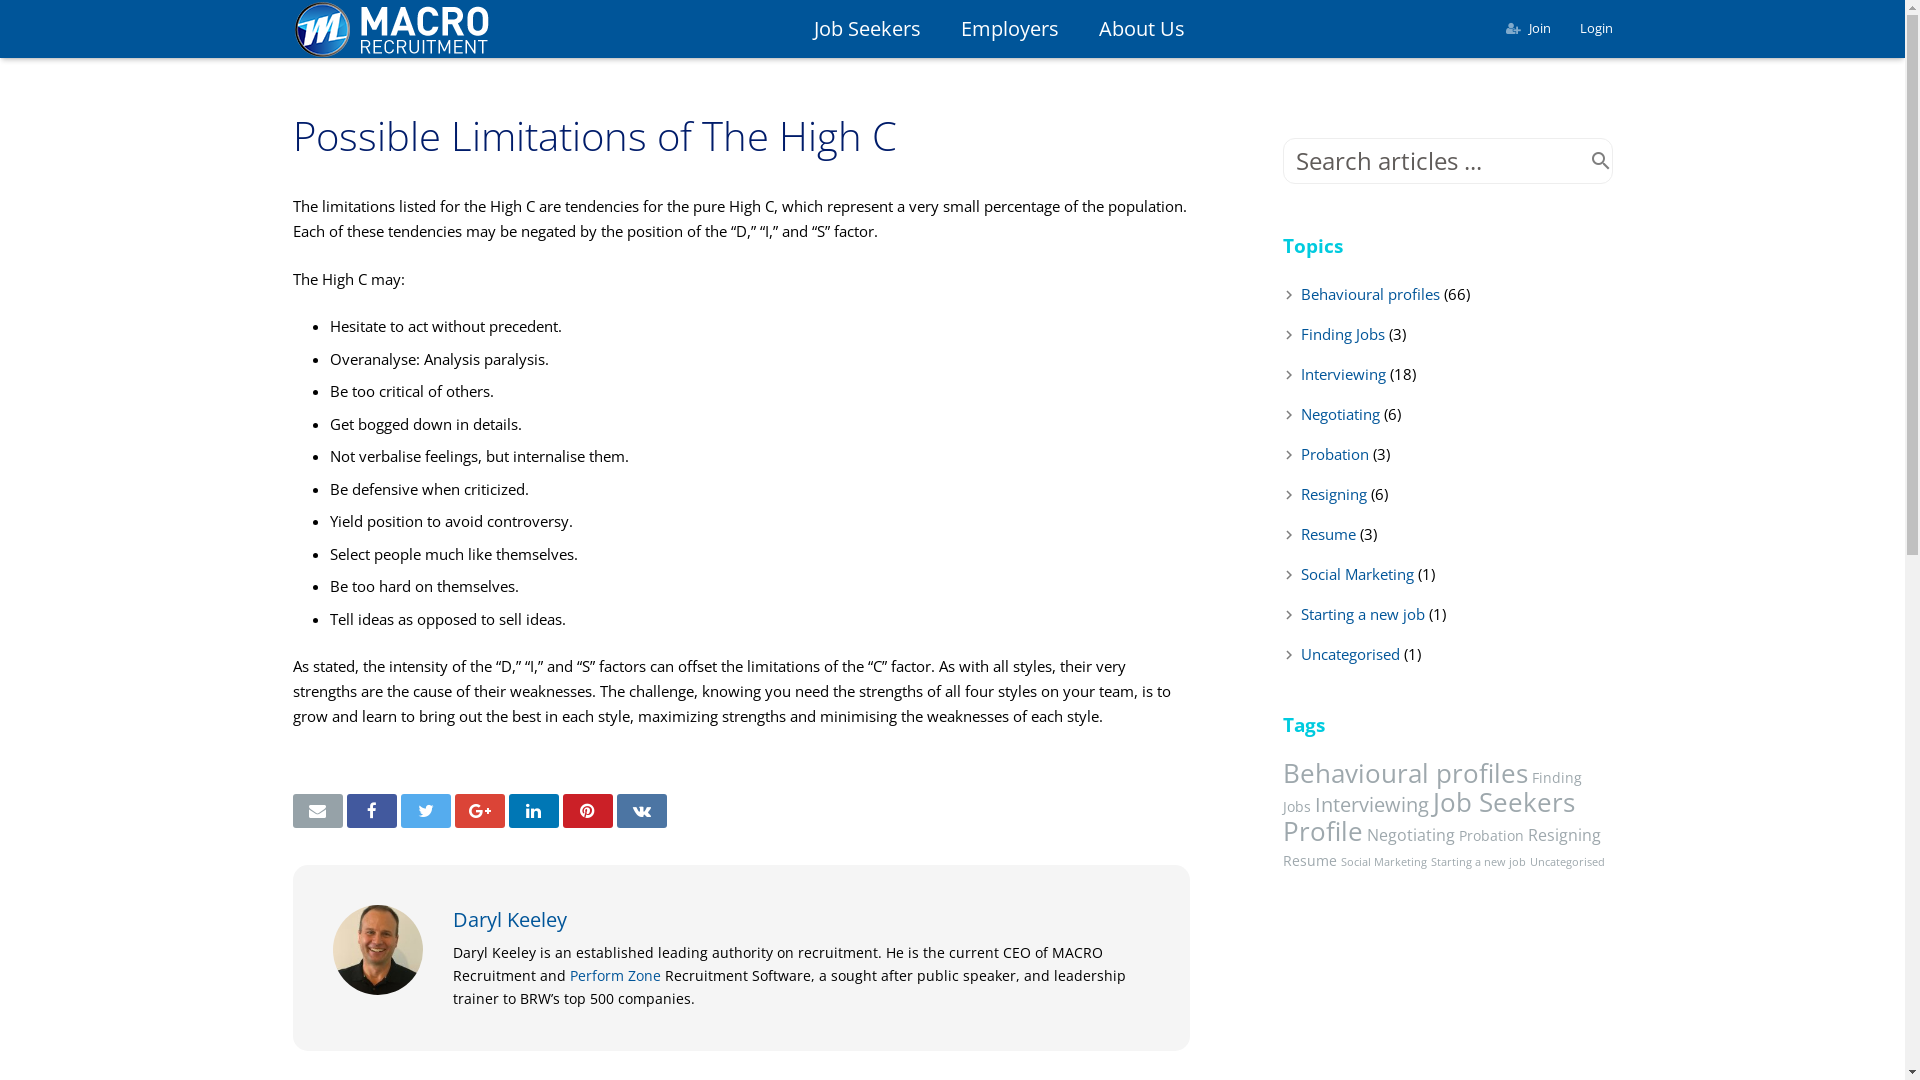 Image resolution: width=1920 pixels, height=1080 pixels. I want to click on 'Starting a new job', so click(1361, 612).